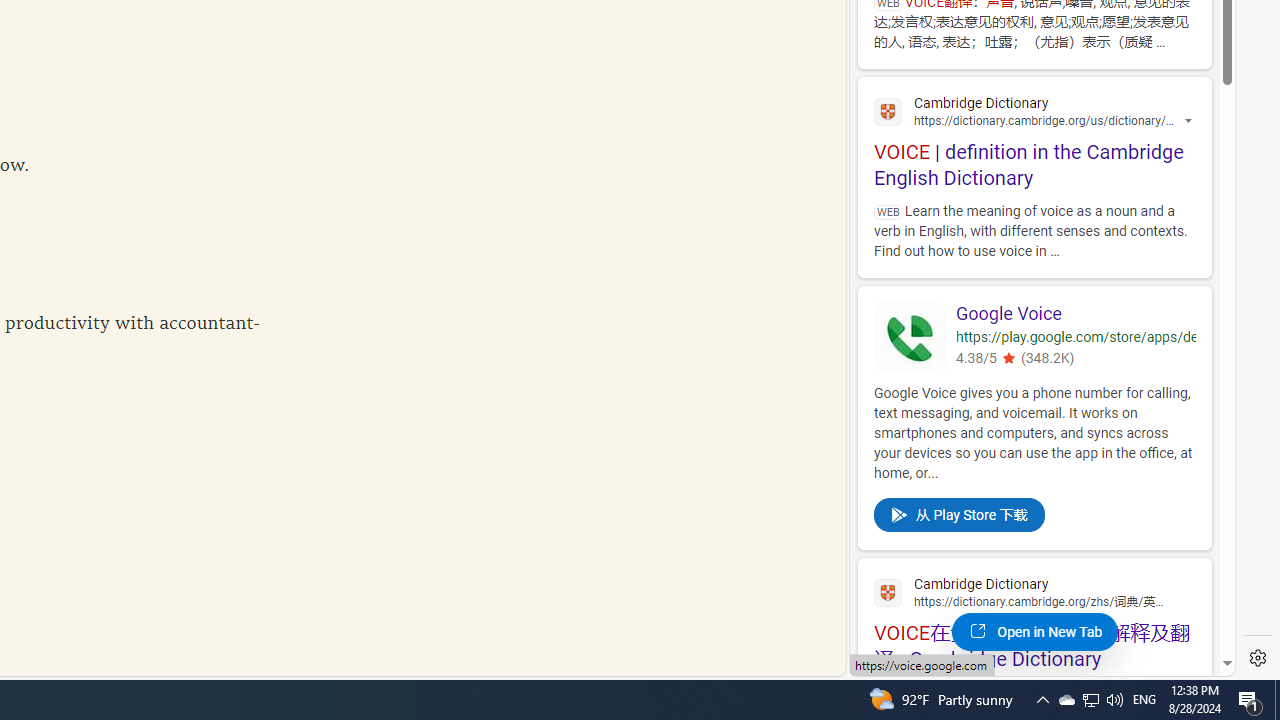 The height and width of the screenshot is (720, 1280). I want to click on '4.380543231964111', so click(1008, 357).